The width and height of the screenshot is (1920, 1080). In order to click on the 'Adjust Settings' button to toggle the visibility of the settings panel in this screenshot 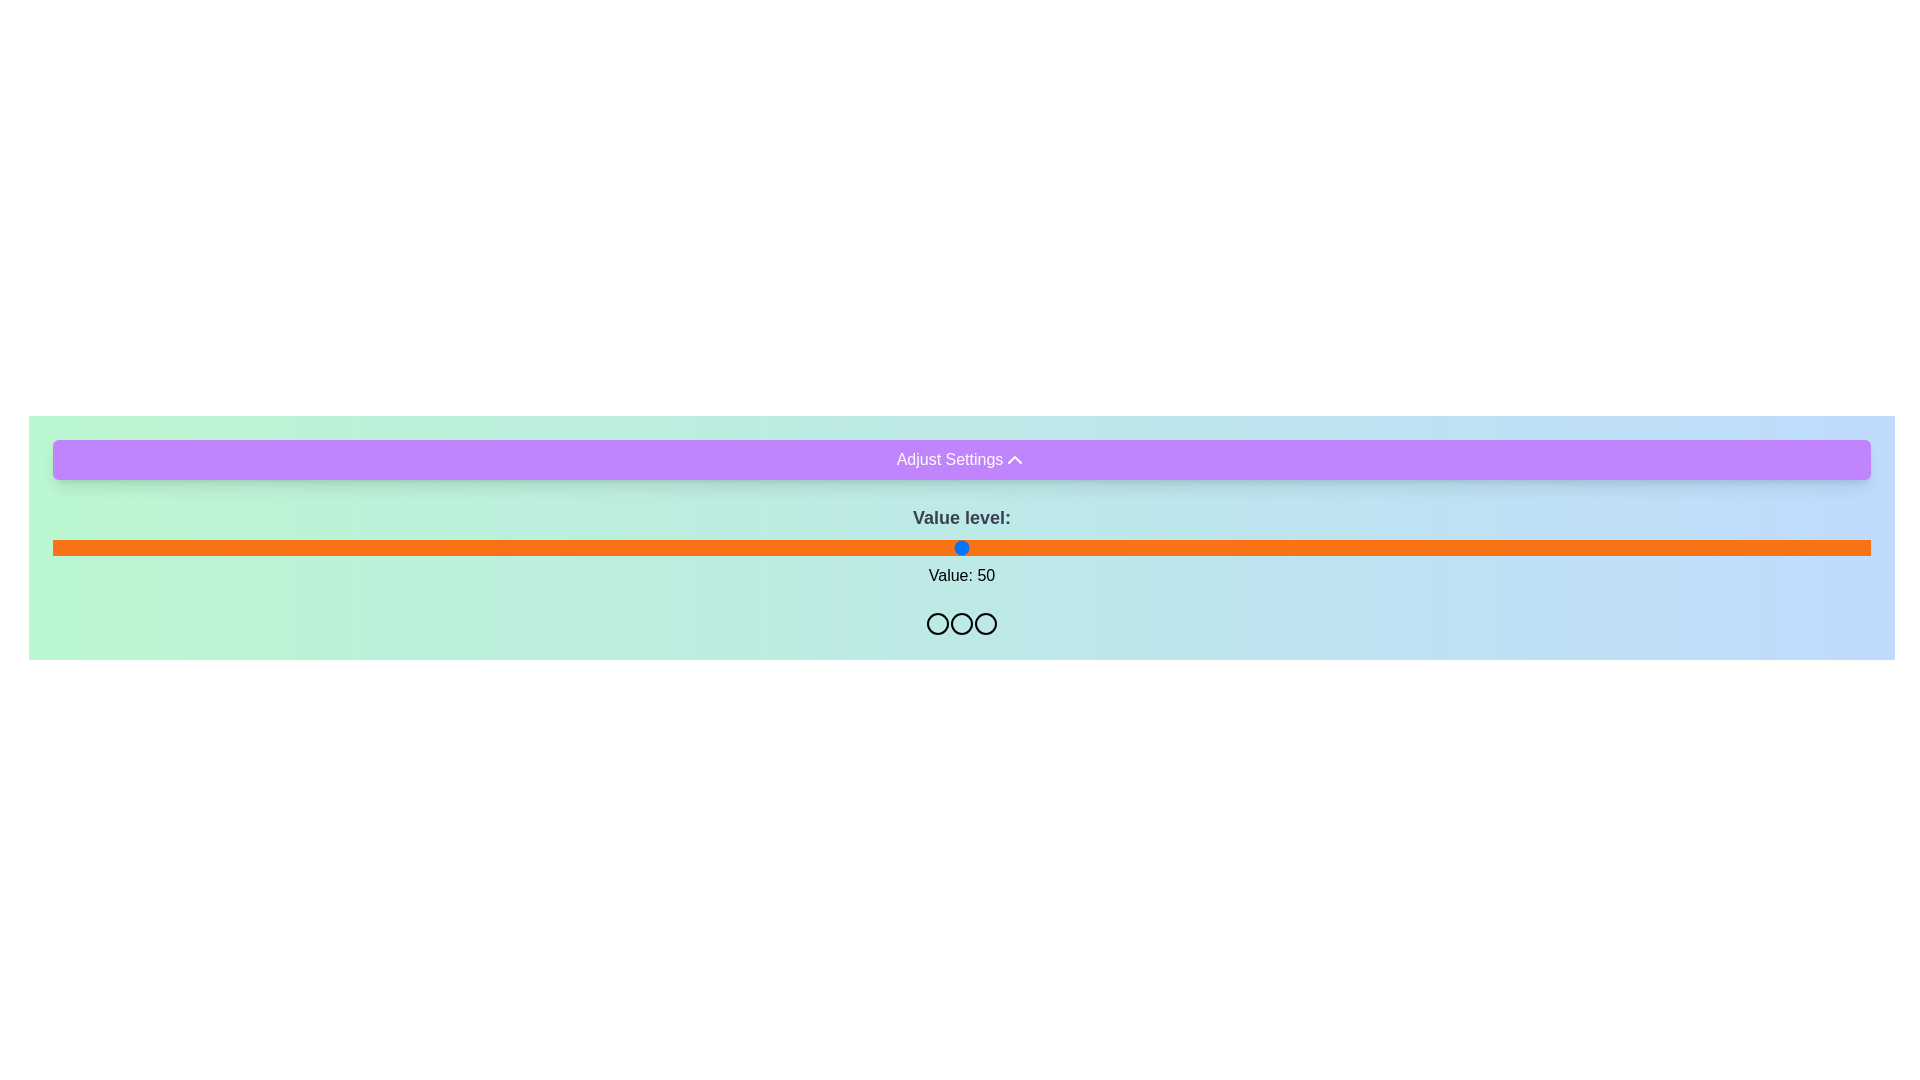, I will do `click(961, 459)`.